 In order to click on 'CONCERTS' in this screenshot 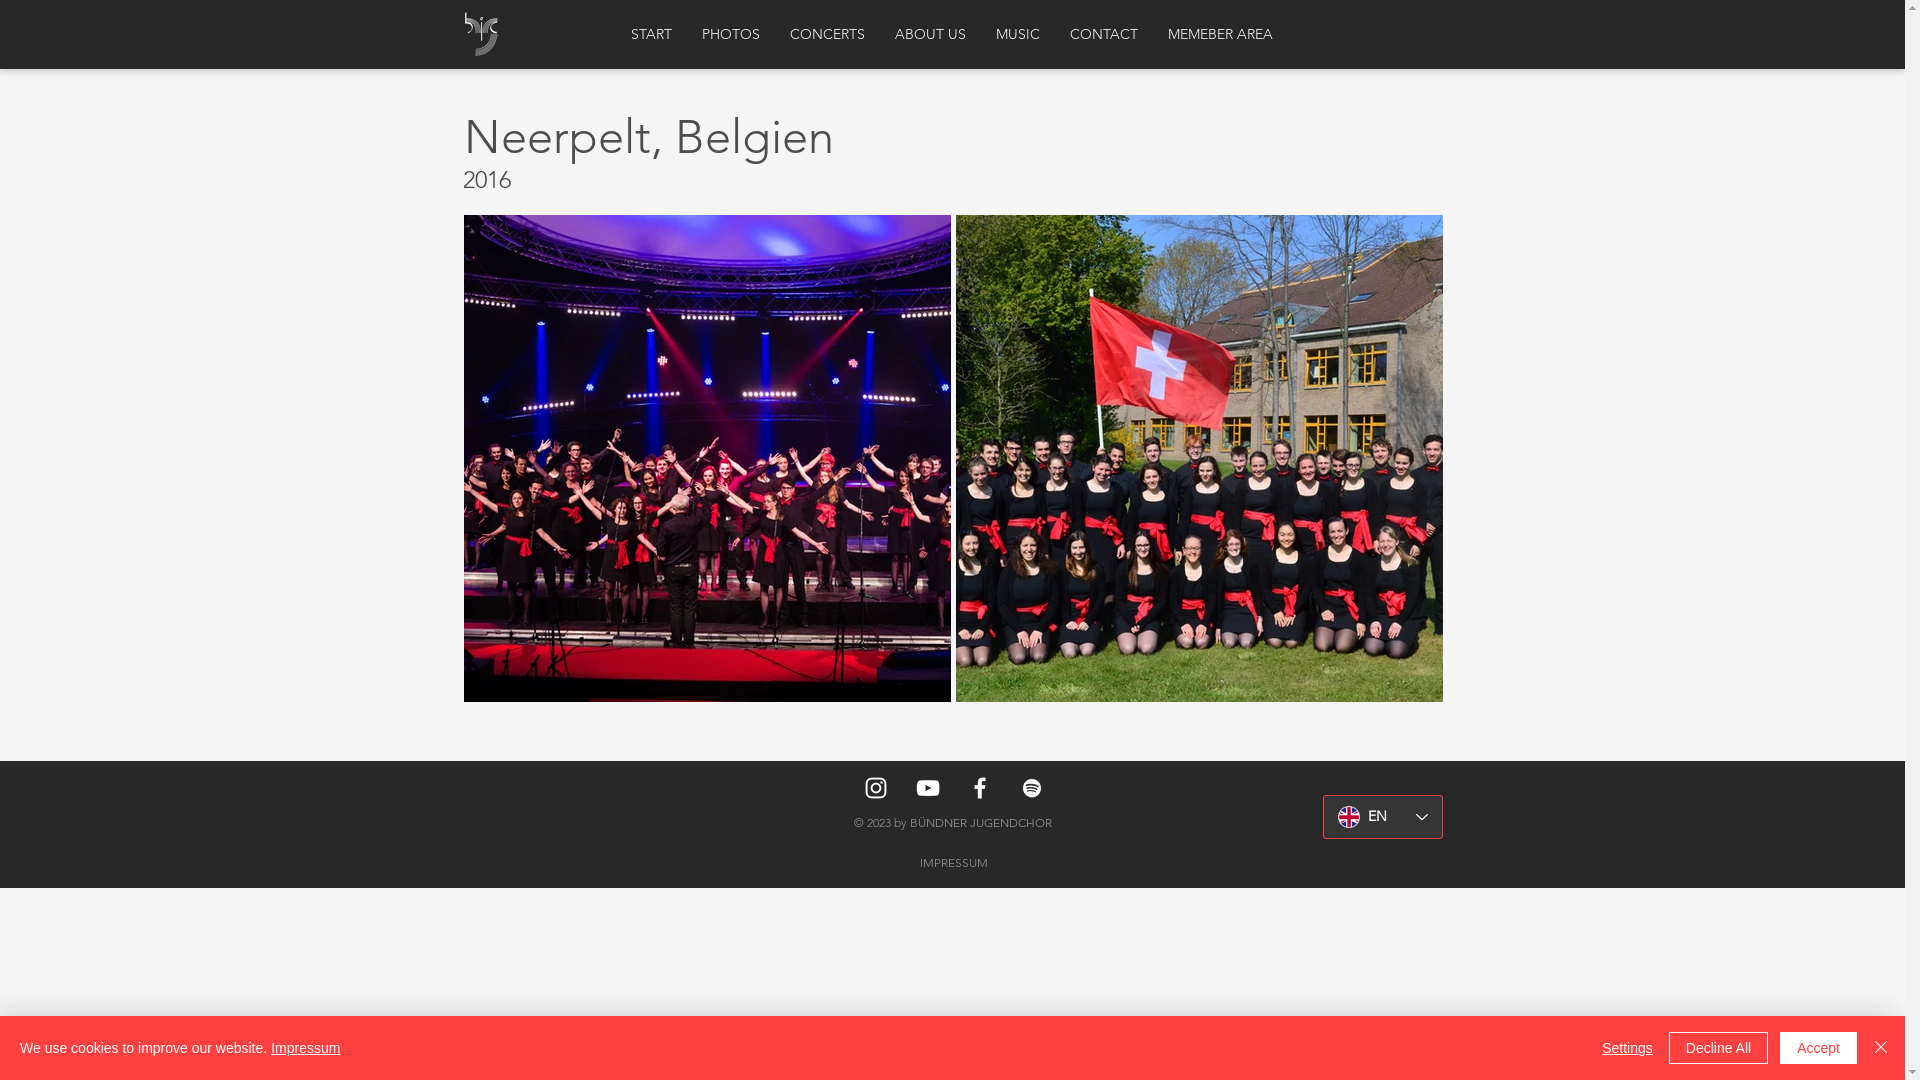, I will do `click(773, 34)`.